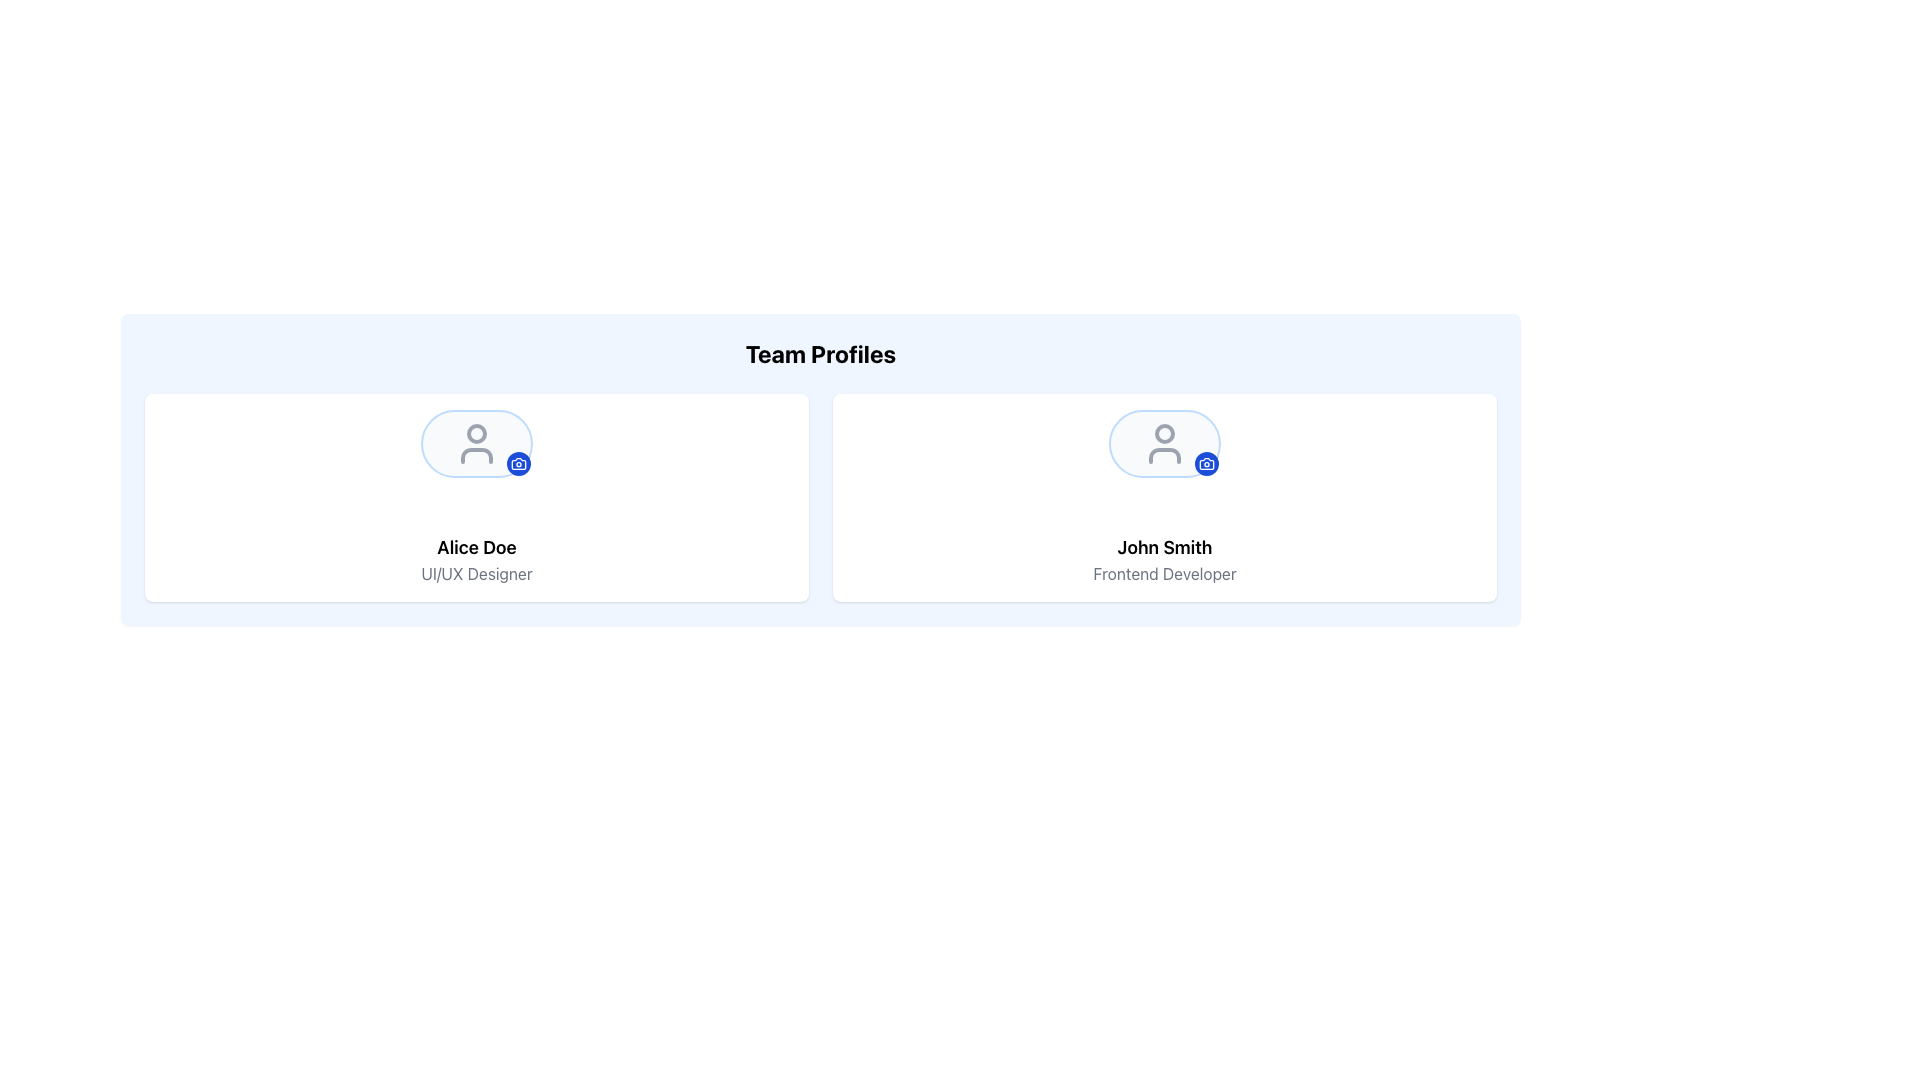  Describe the element at coordinates (475, 442) in the screenshot. I see `the user profile avatar placeholder located` at that location.